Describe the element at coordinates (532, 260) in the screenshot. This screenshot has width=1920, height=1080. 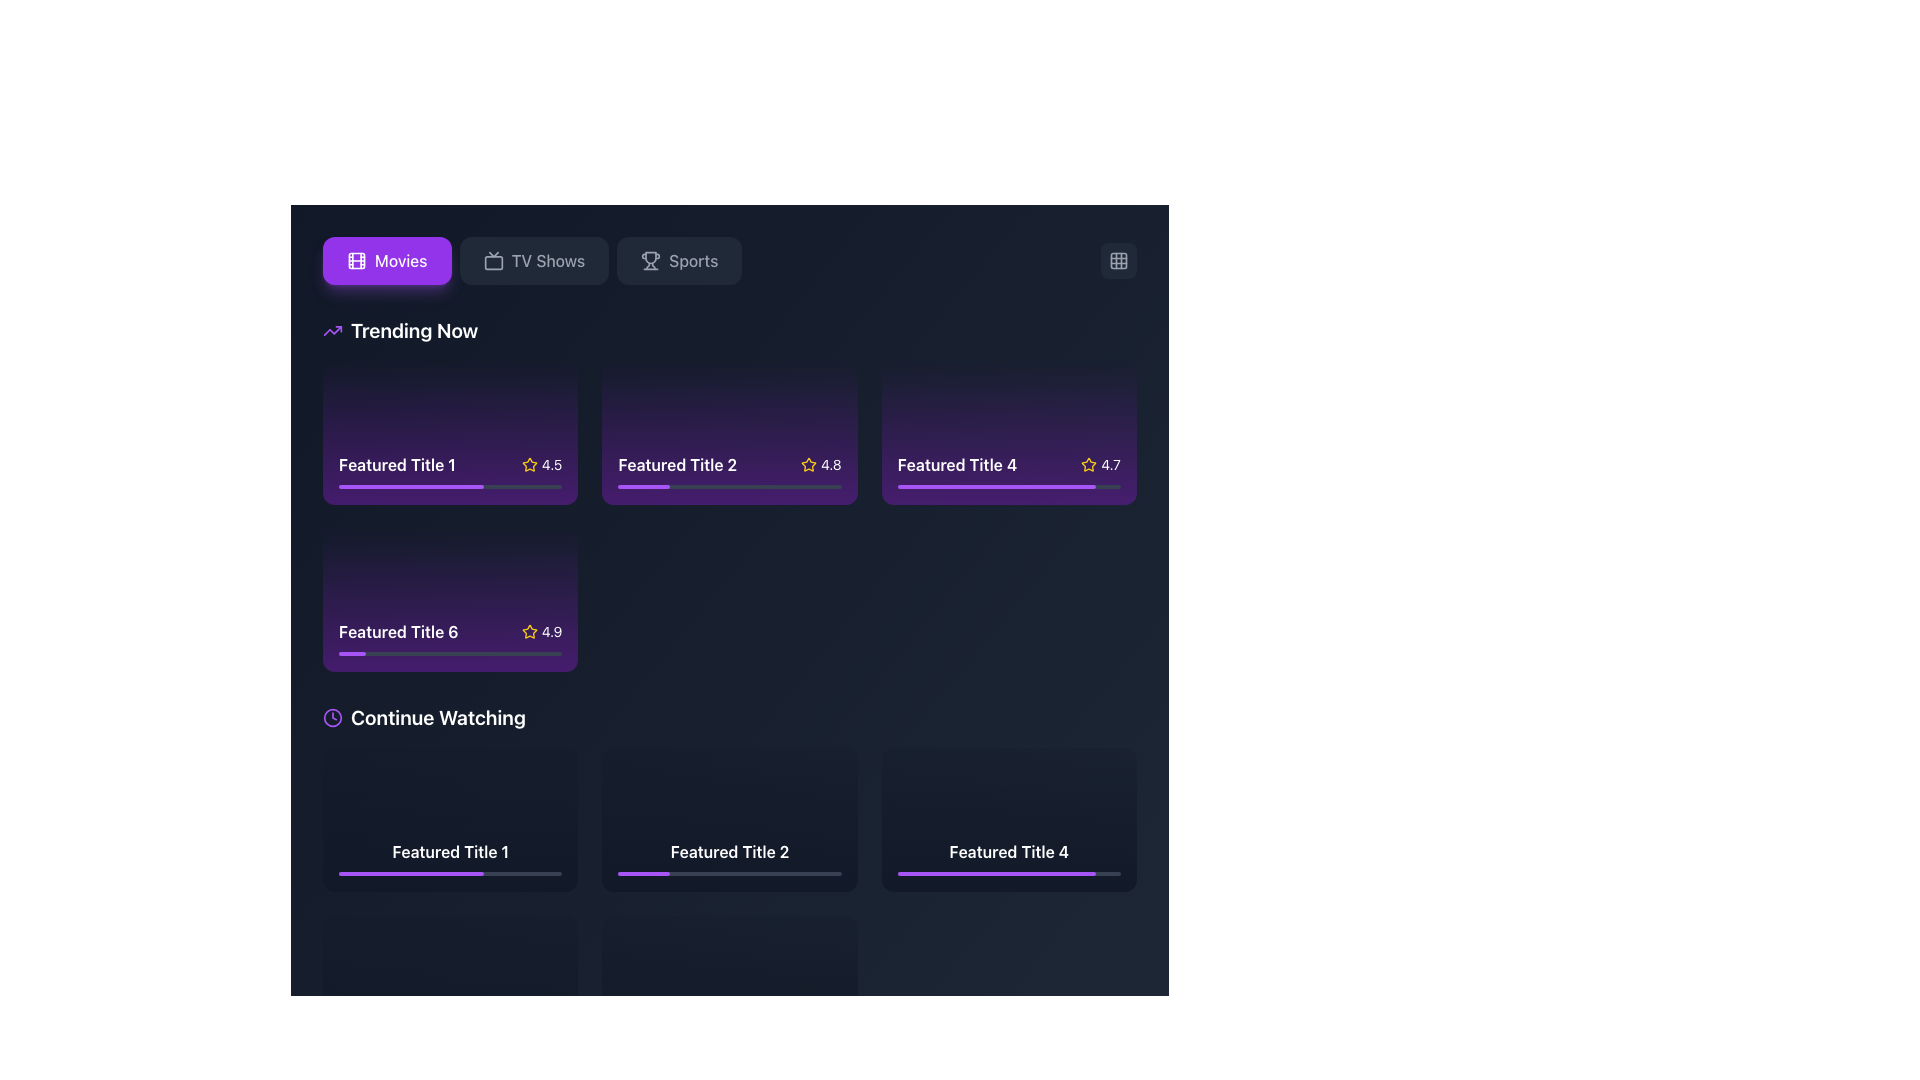
I see `the 'TV Shows' navigation button, which is a rounded rectangle with a television icon and the text 'TV Shows', located between the 'Movies' button (highlighted in purple) and the 'Sports' button` at that location.